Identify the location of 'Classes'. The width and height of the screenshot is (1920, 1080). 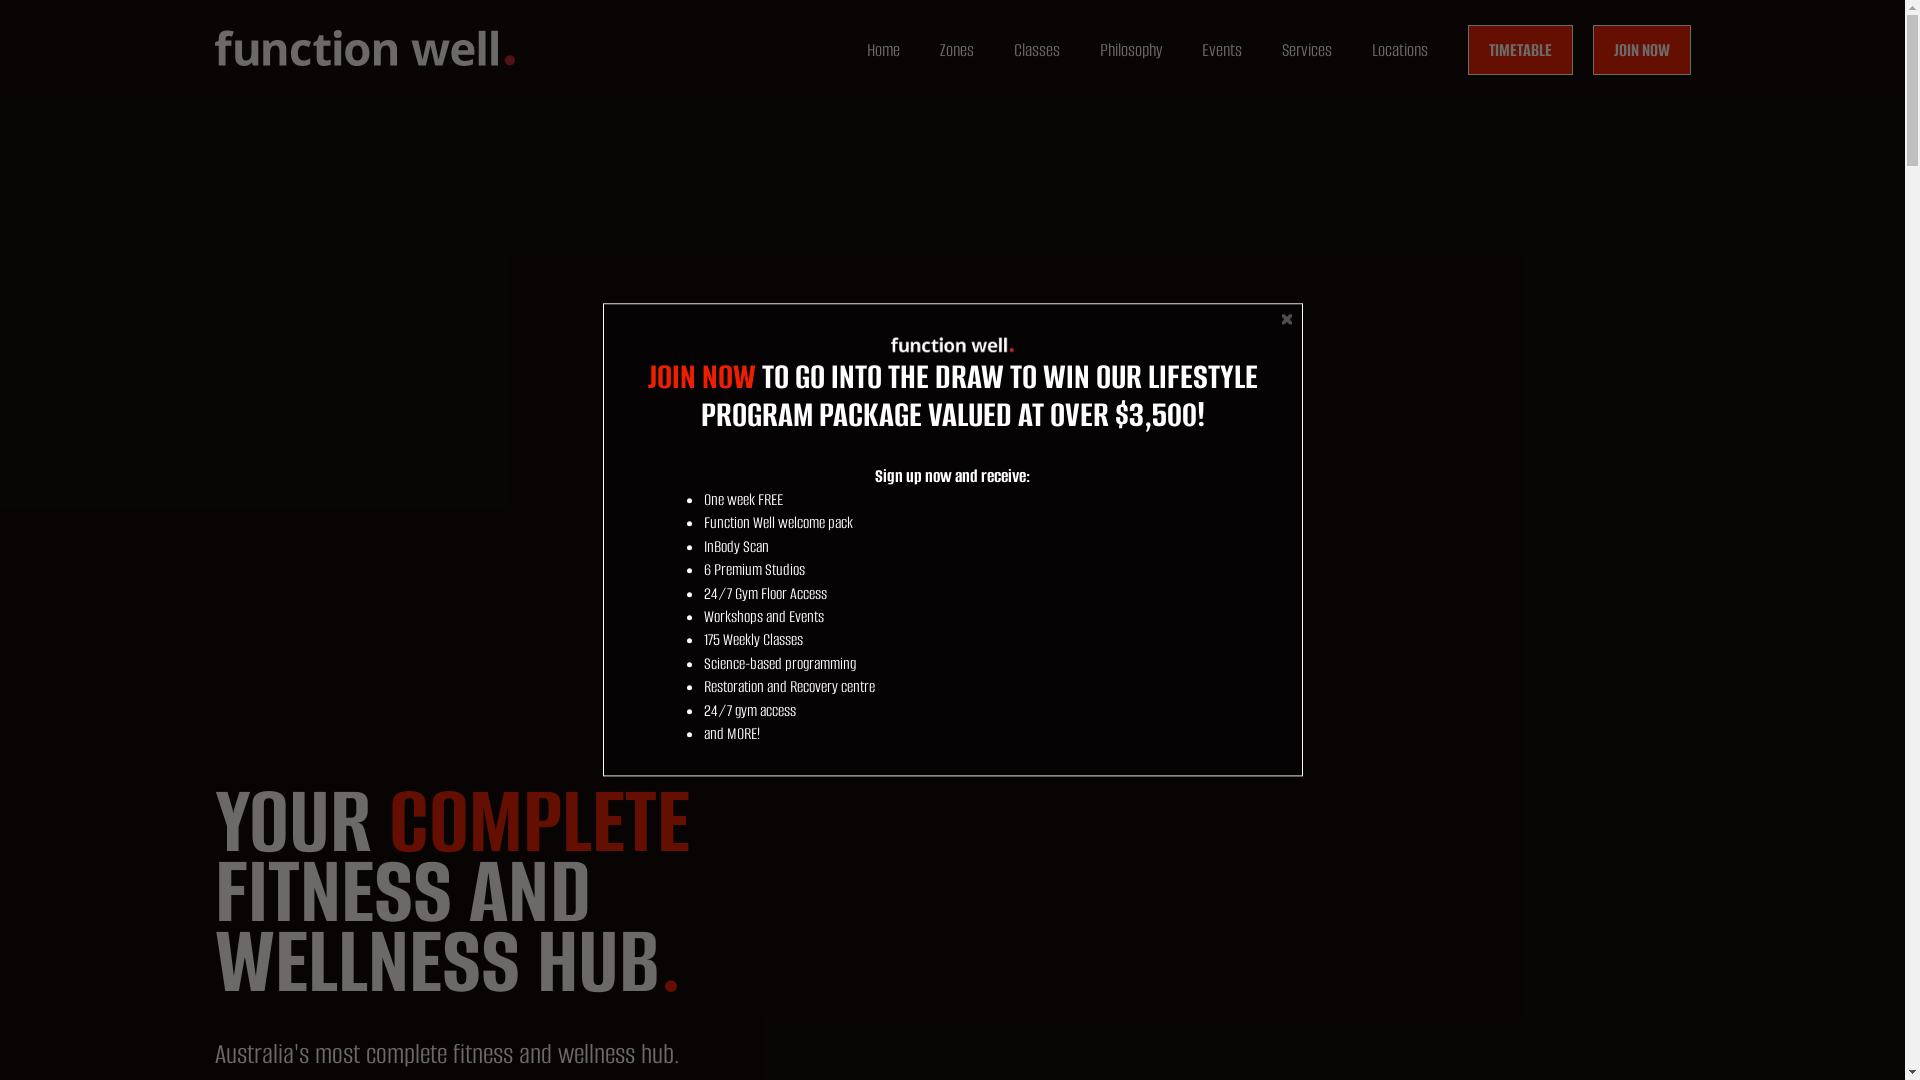
(1036, 49).